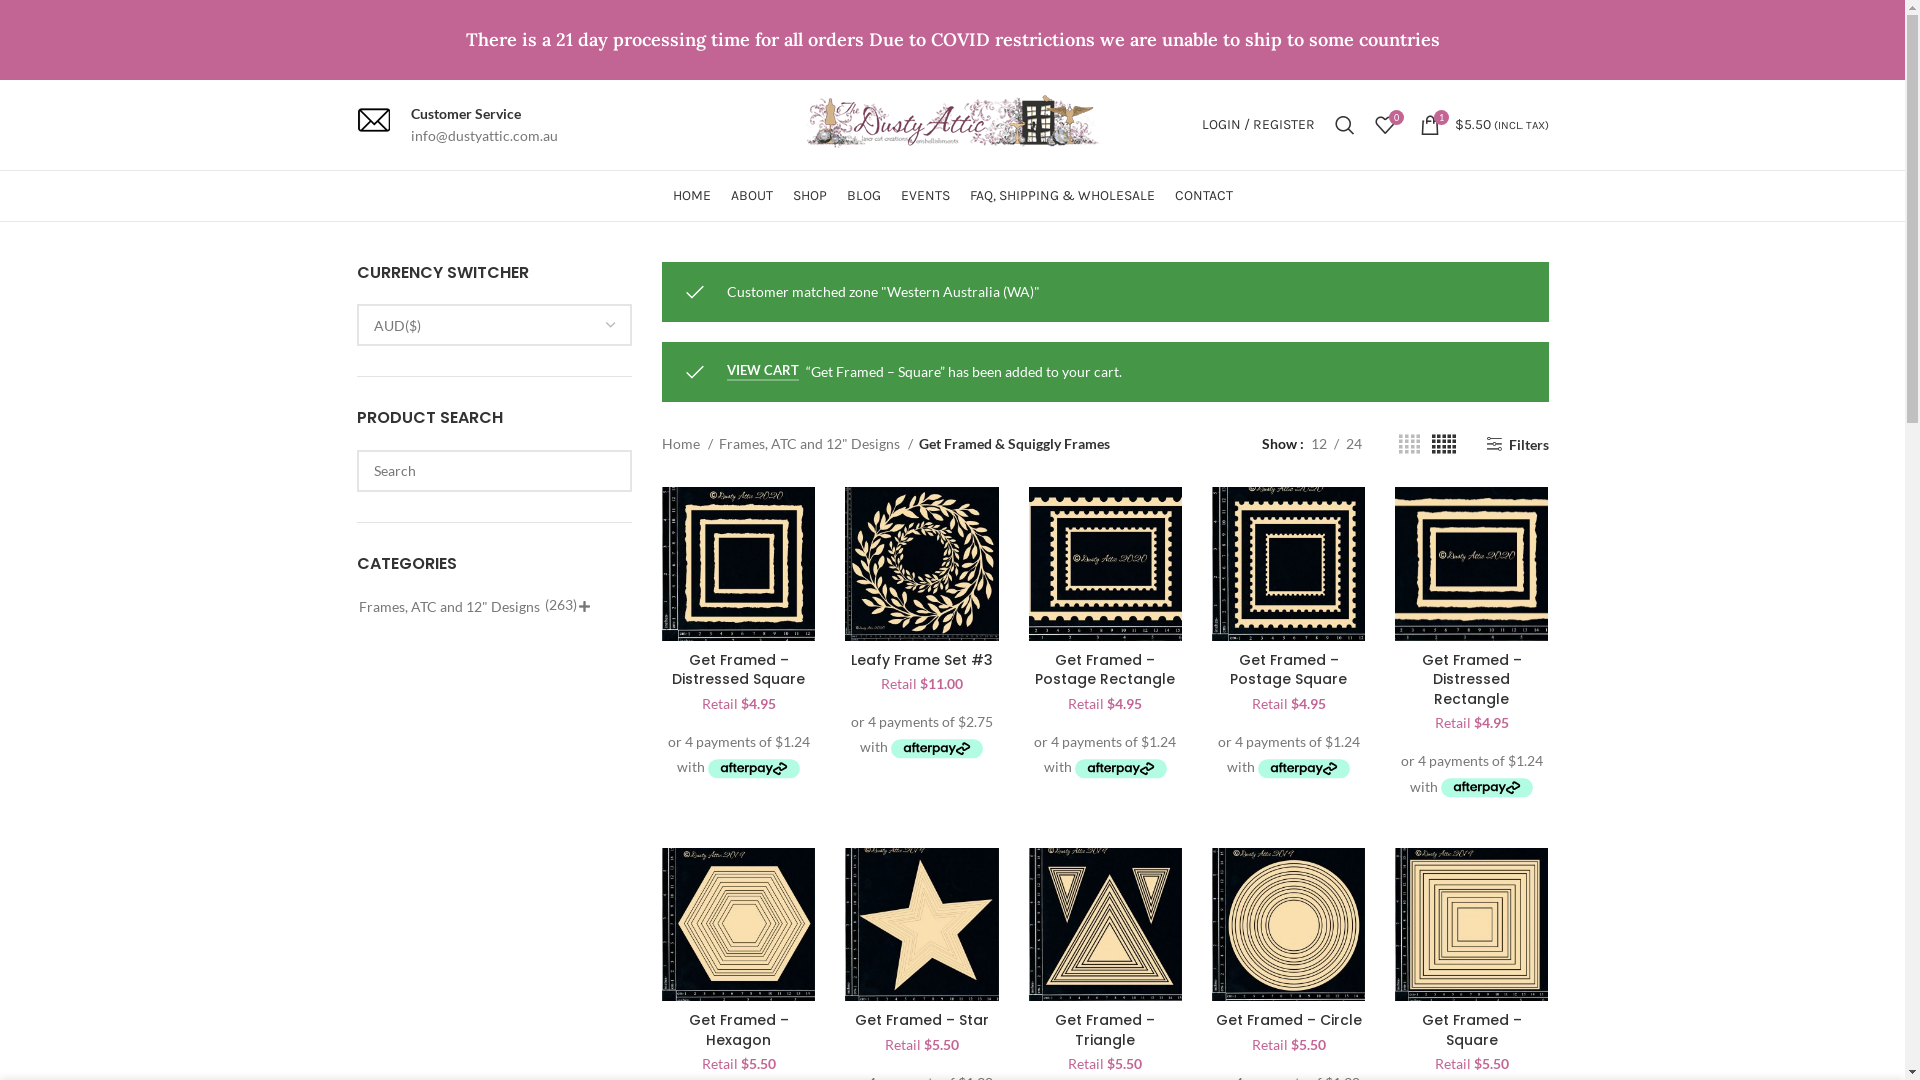  I want to click on 'LOGIN / REGISTER', so click(1257, 124).